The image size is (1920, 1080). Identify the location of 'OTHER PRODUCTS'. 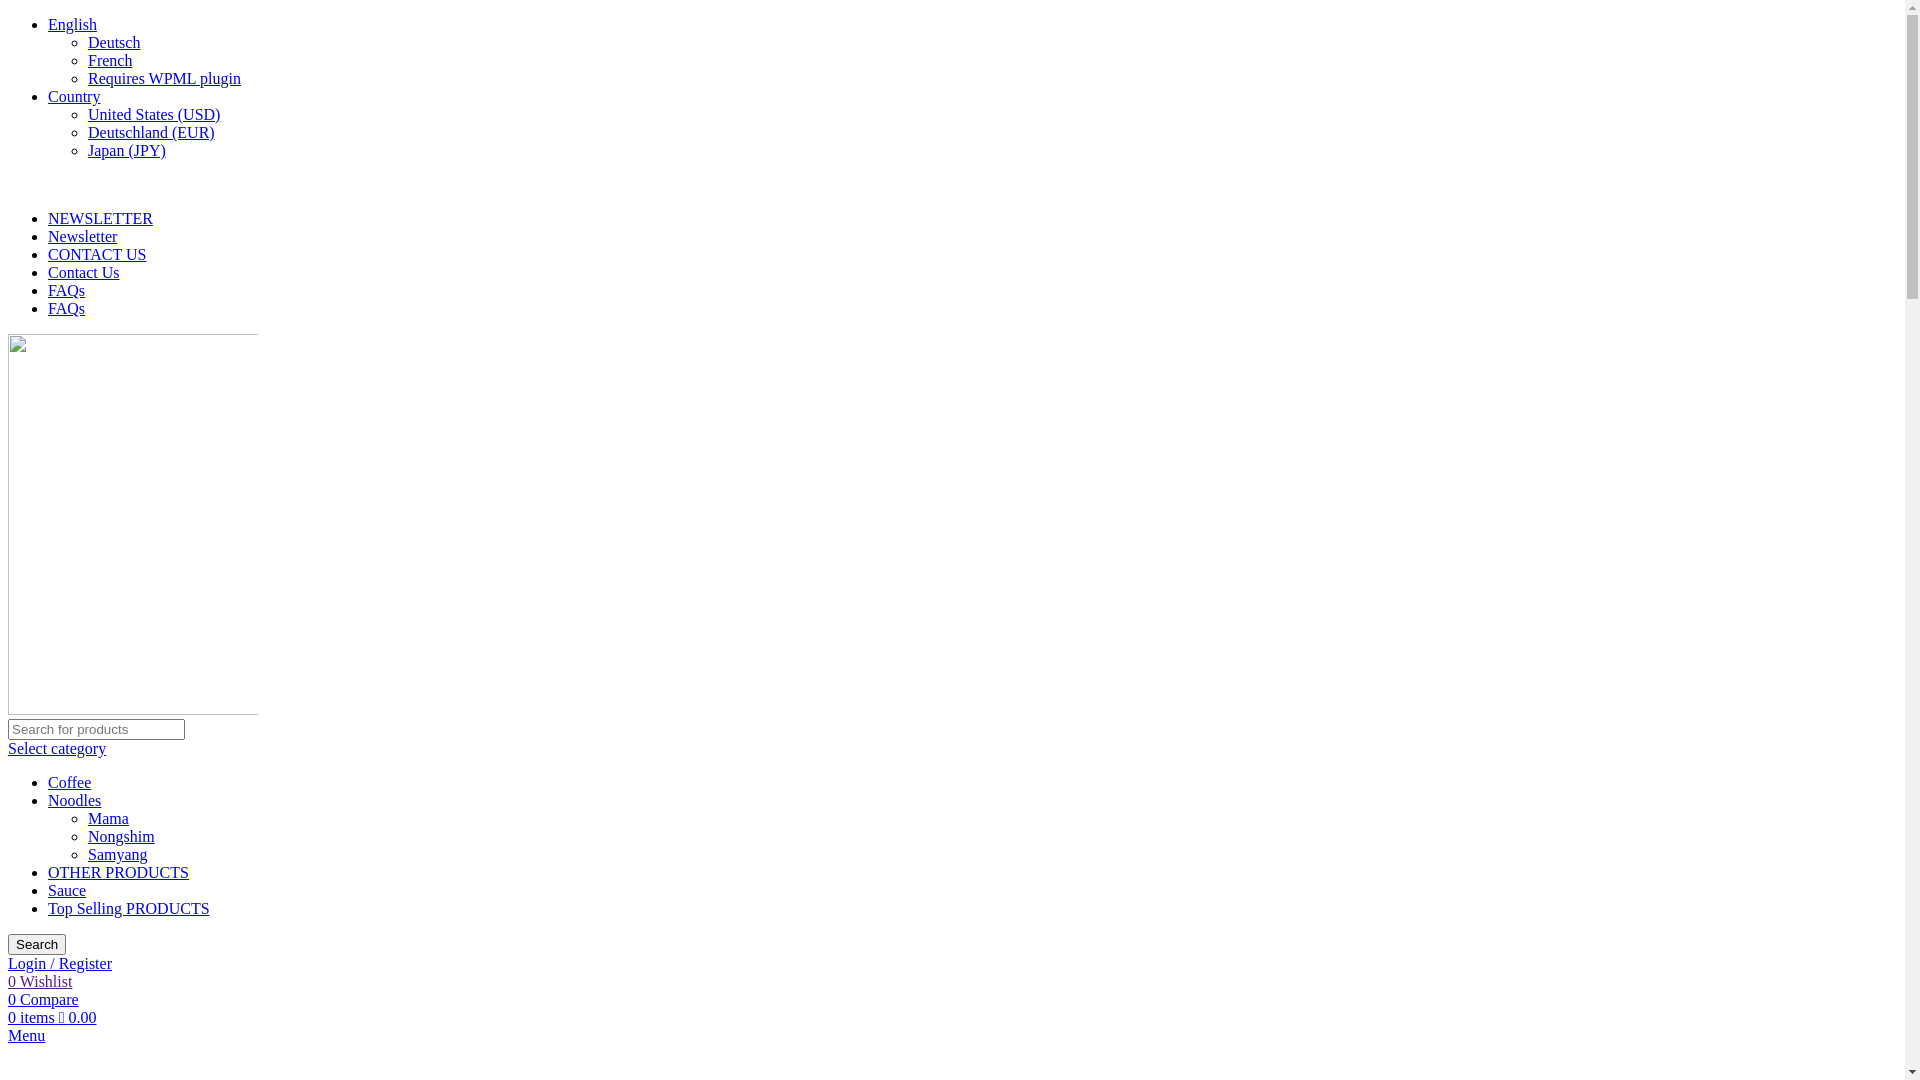
(117, 871).